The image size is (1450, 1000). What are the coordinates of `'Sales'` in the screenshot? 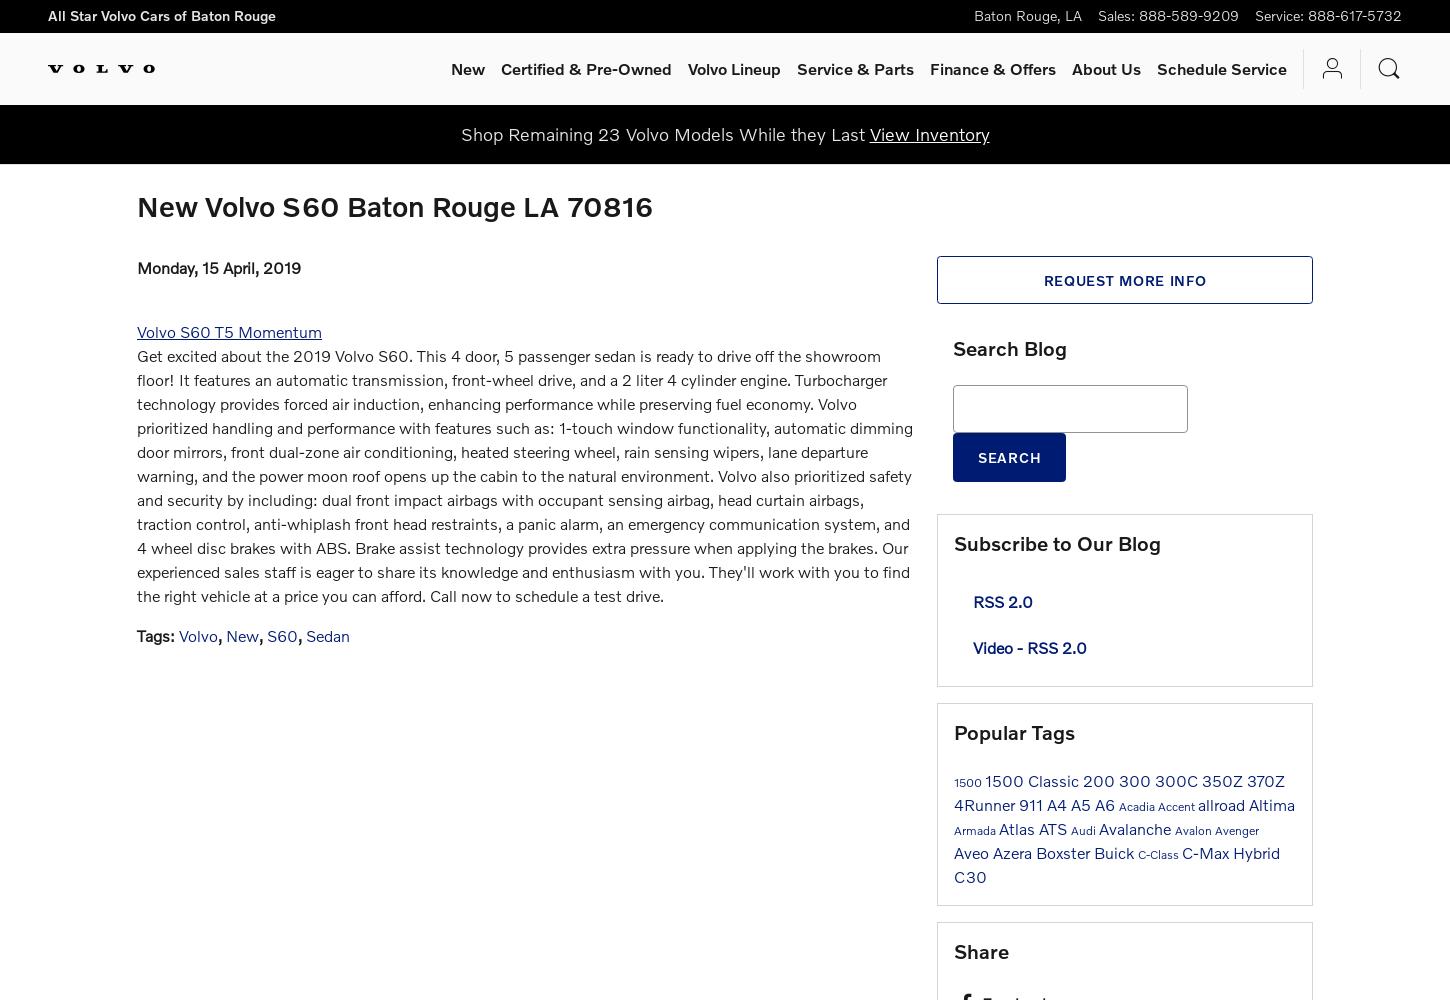 It's located at (1096, 15).